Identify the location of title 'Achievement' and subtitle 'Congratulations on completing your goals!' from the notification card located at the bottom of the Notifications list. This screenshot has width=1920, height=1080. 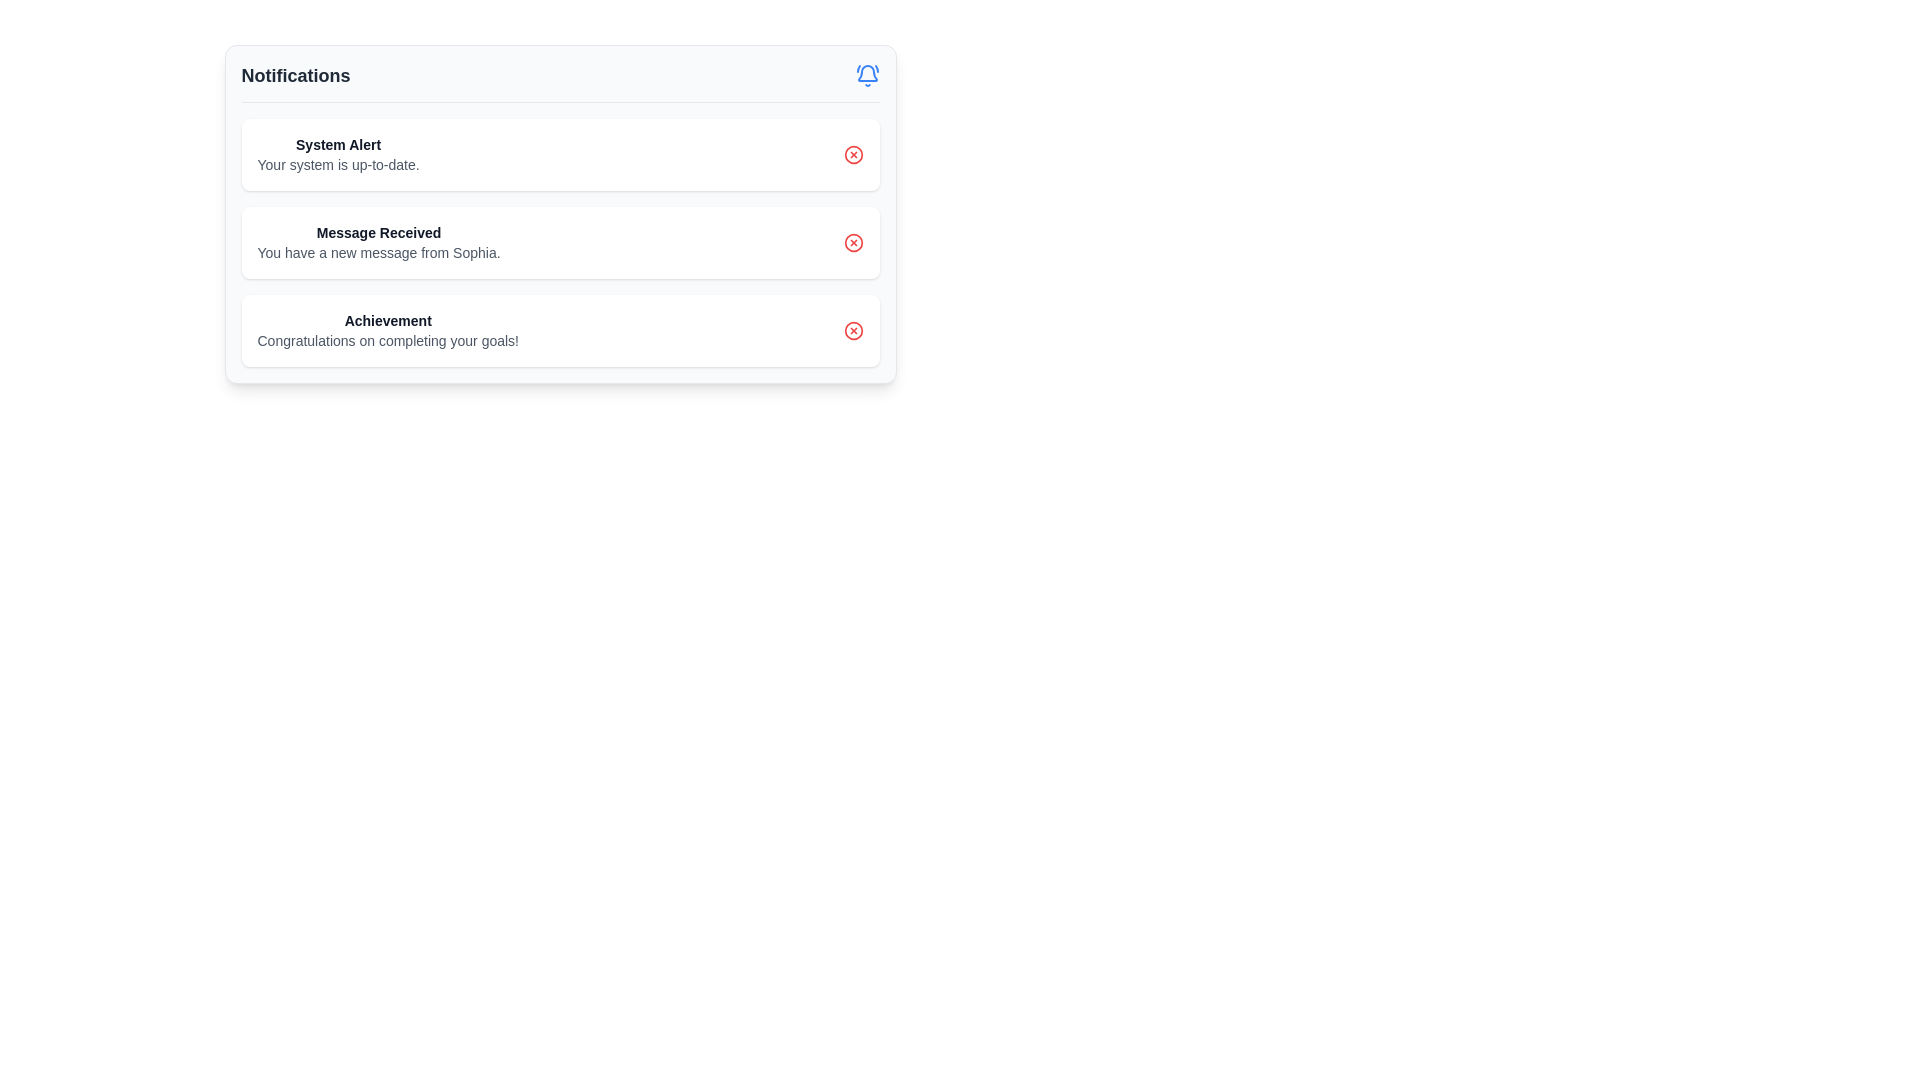
(560, 330).